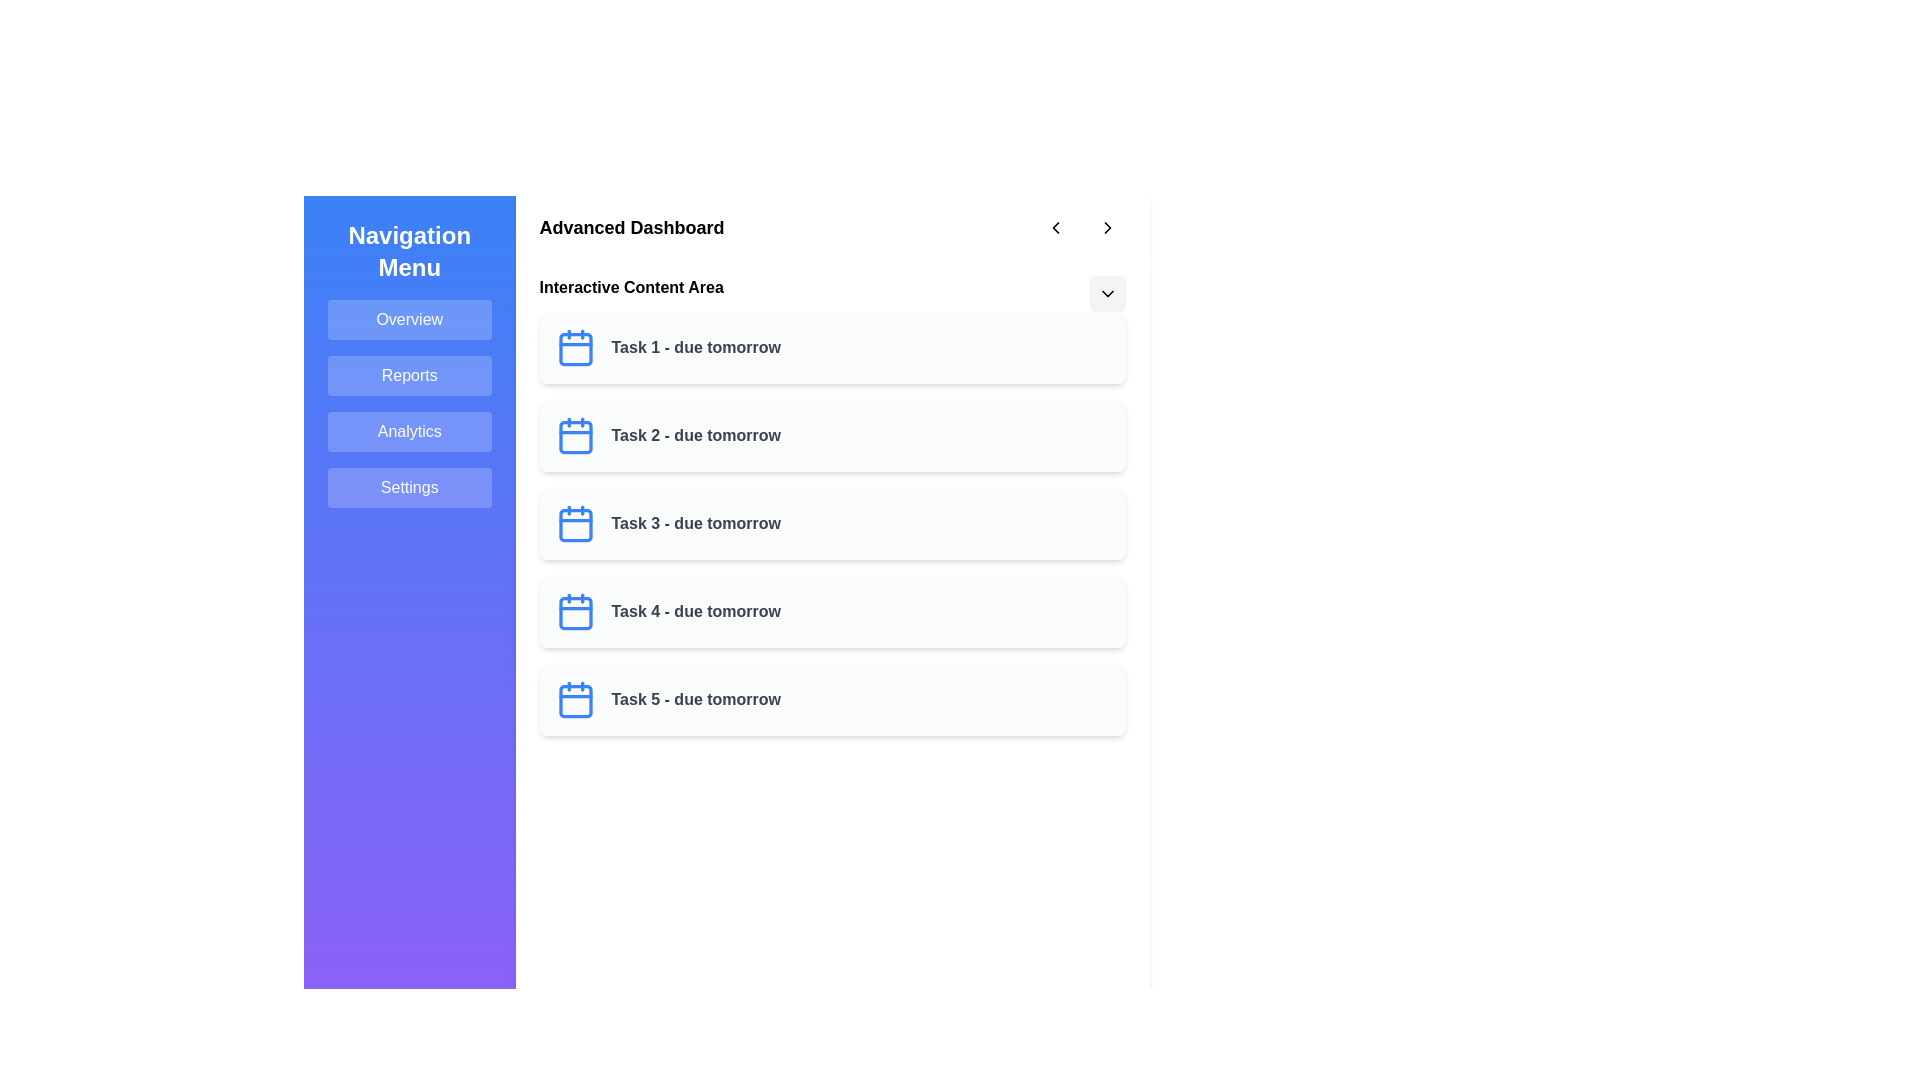  Describe the element at coordinates (1107, 226) in the screenshot. I see `the right-pointing chevron SVG icon embedded within the button located in the top-right corner of the content area` at that location.